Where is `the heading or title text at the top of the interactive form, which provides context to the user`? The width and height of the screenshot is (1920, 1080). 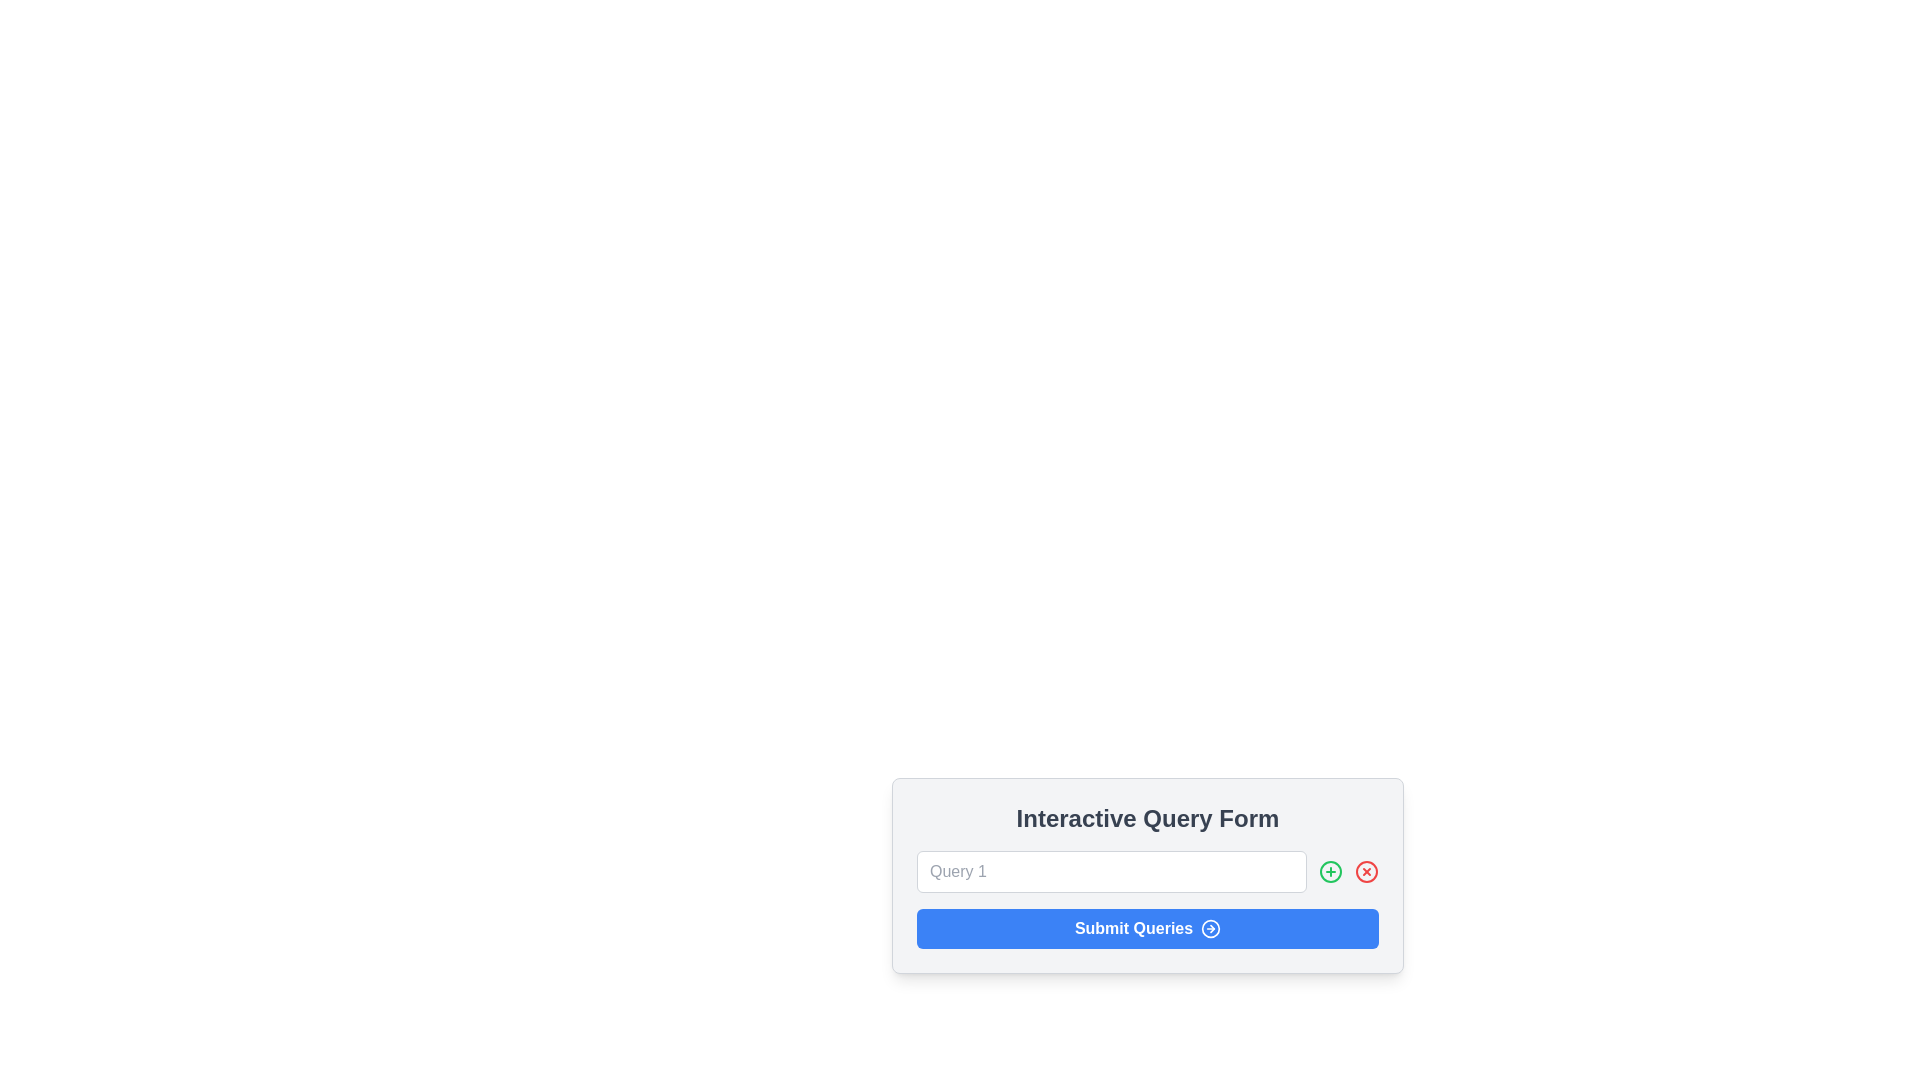
the heading or title text at the top of the interactive form, which provides context to the user is located at coordinates (1147, 818).